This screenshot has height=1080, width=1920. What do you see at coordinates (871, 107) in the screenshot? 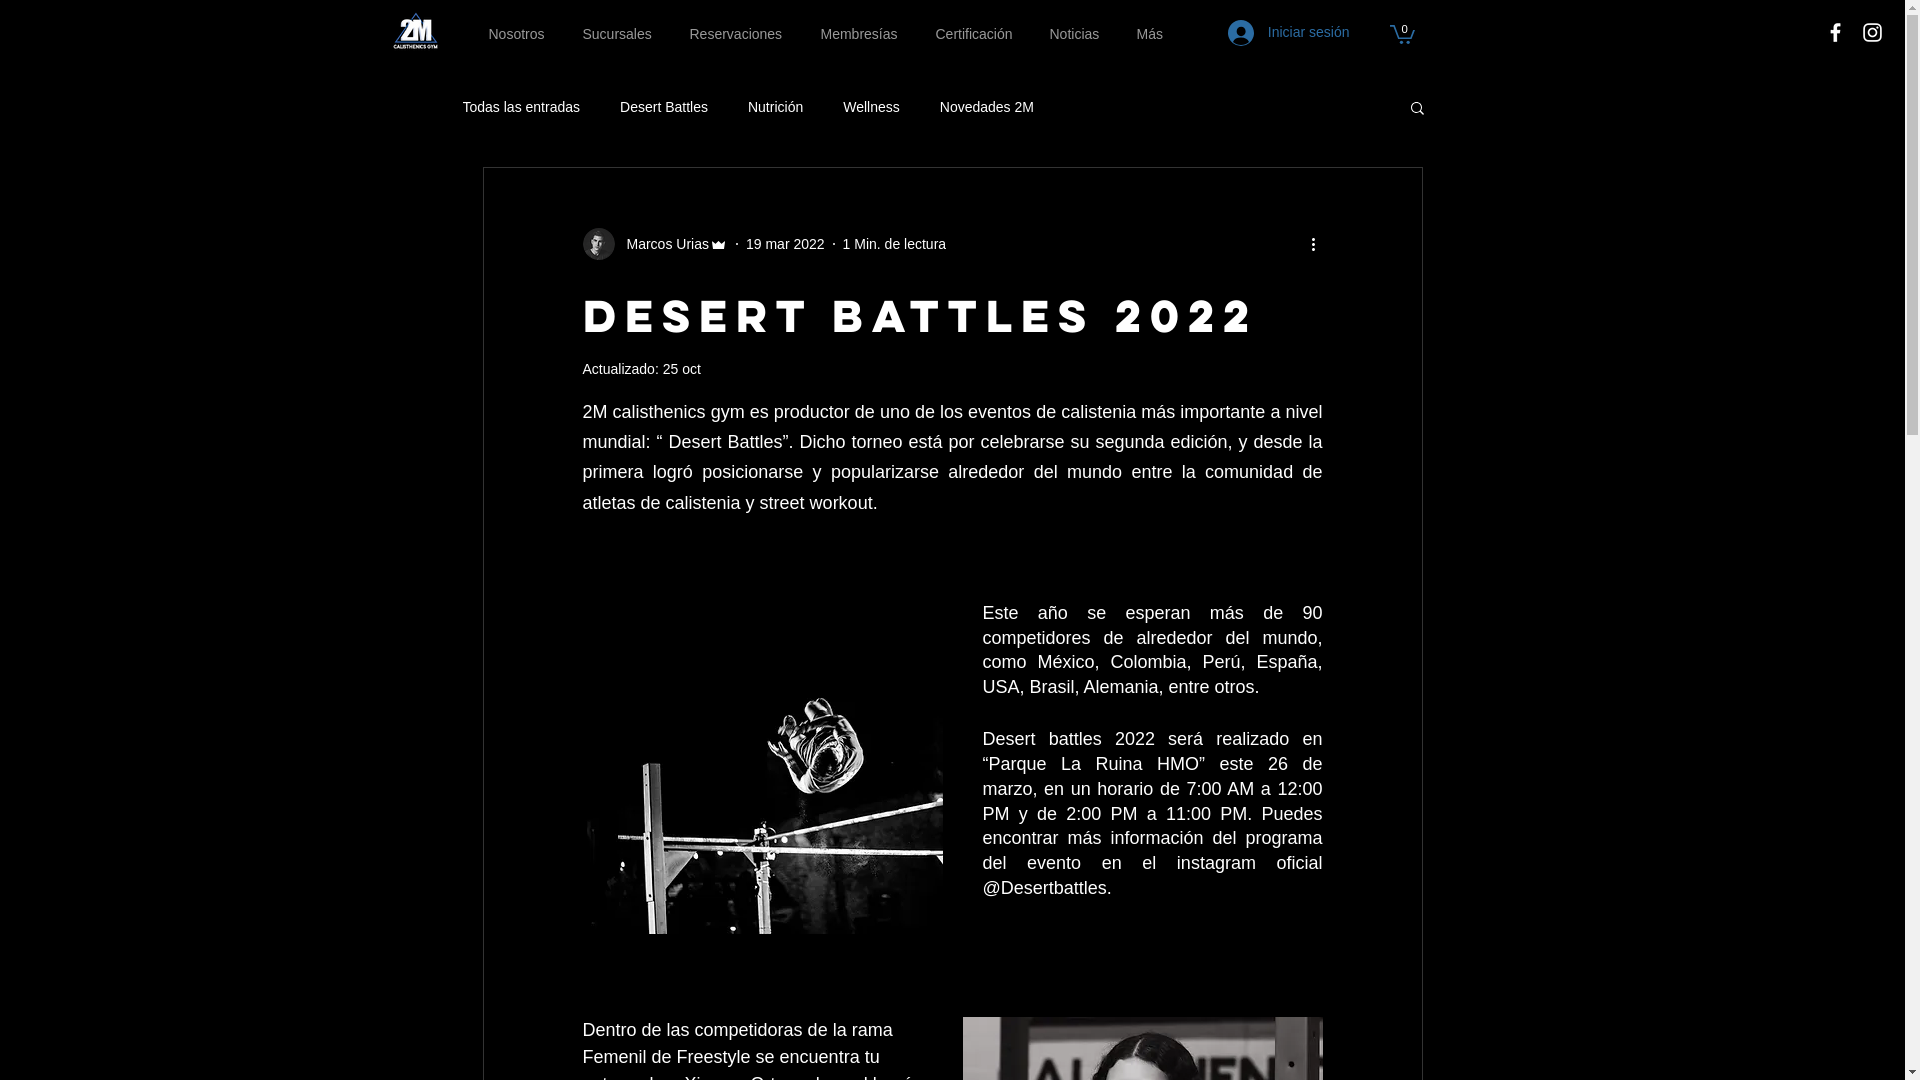
I see `'Wellness'` at bounding box center [871, 107].